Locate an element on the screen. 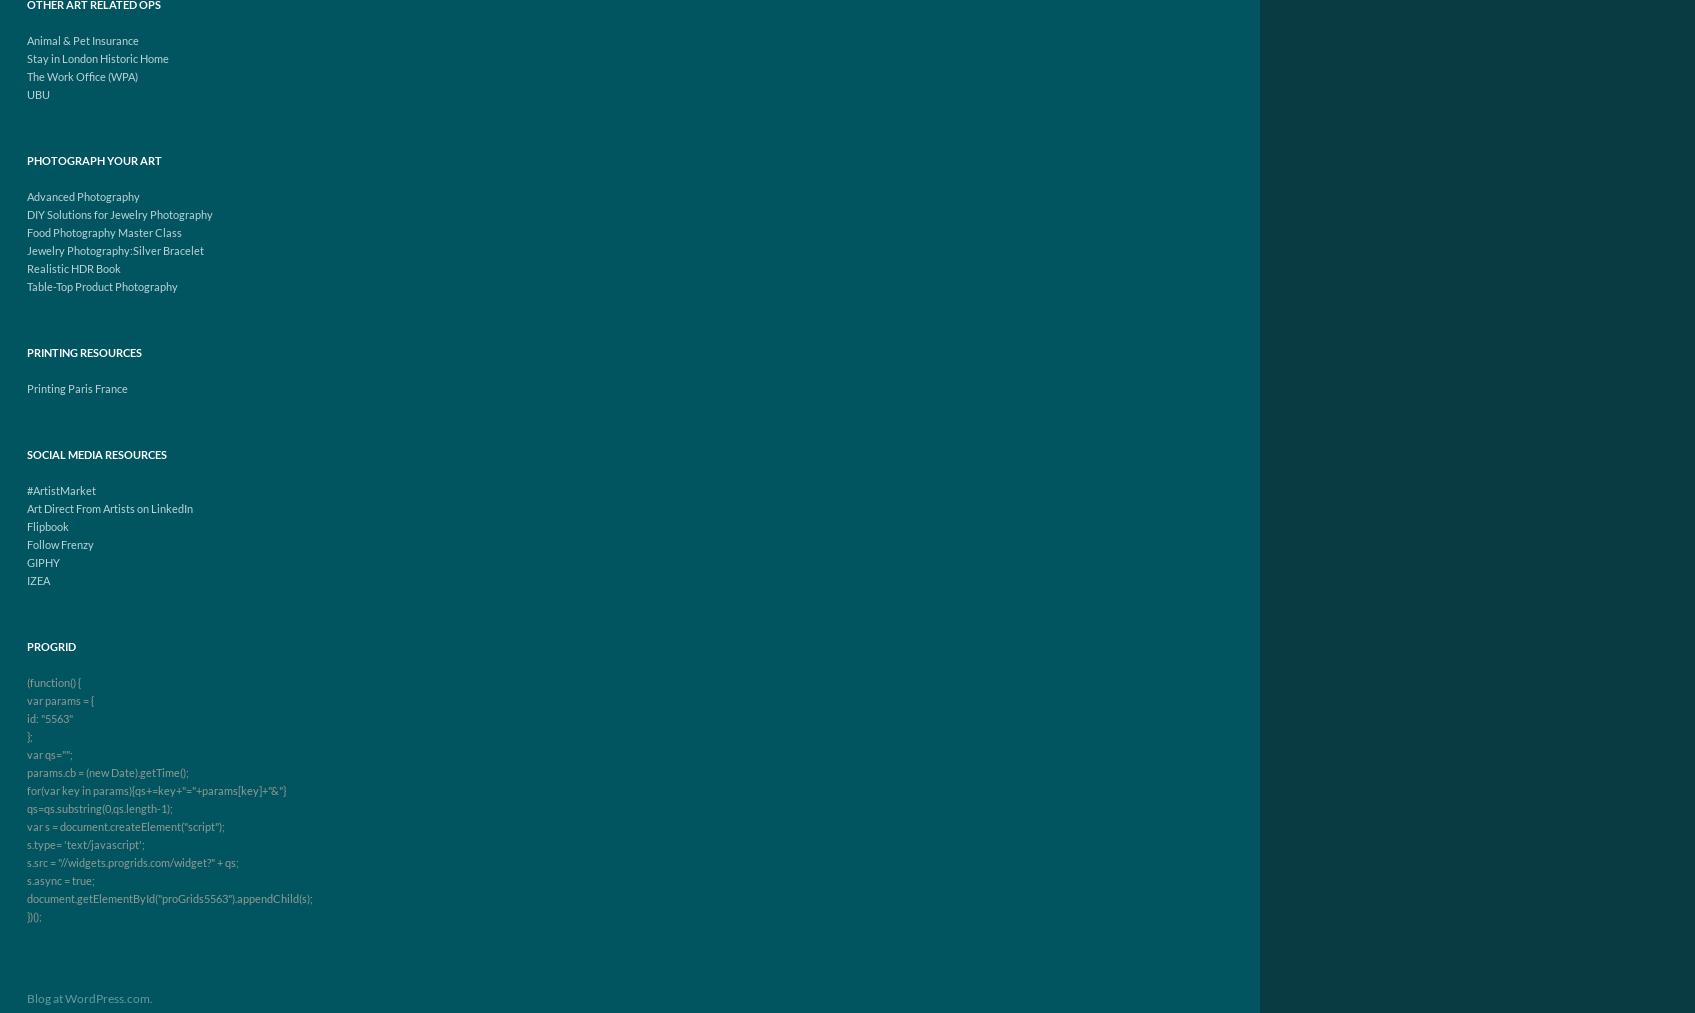  'UBU' is located at coordinates (38, 93).